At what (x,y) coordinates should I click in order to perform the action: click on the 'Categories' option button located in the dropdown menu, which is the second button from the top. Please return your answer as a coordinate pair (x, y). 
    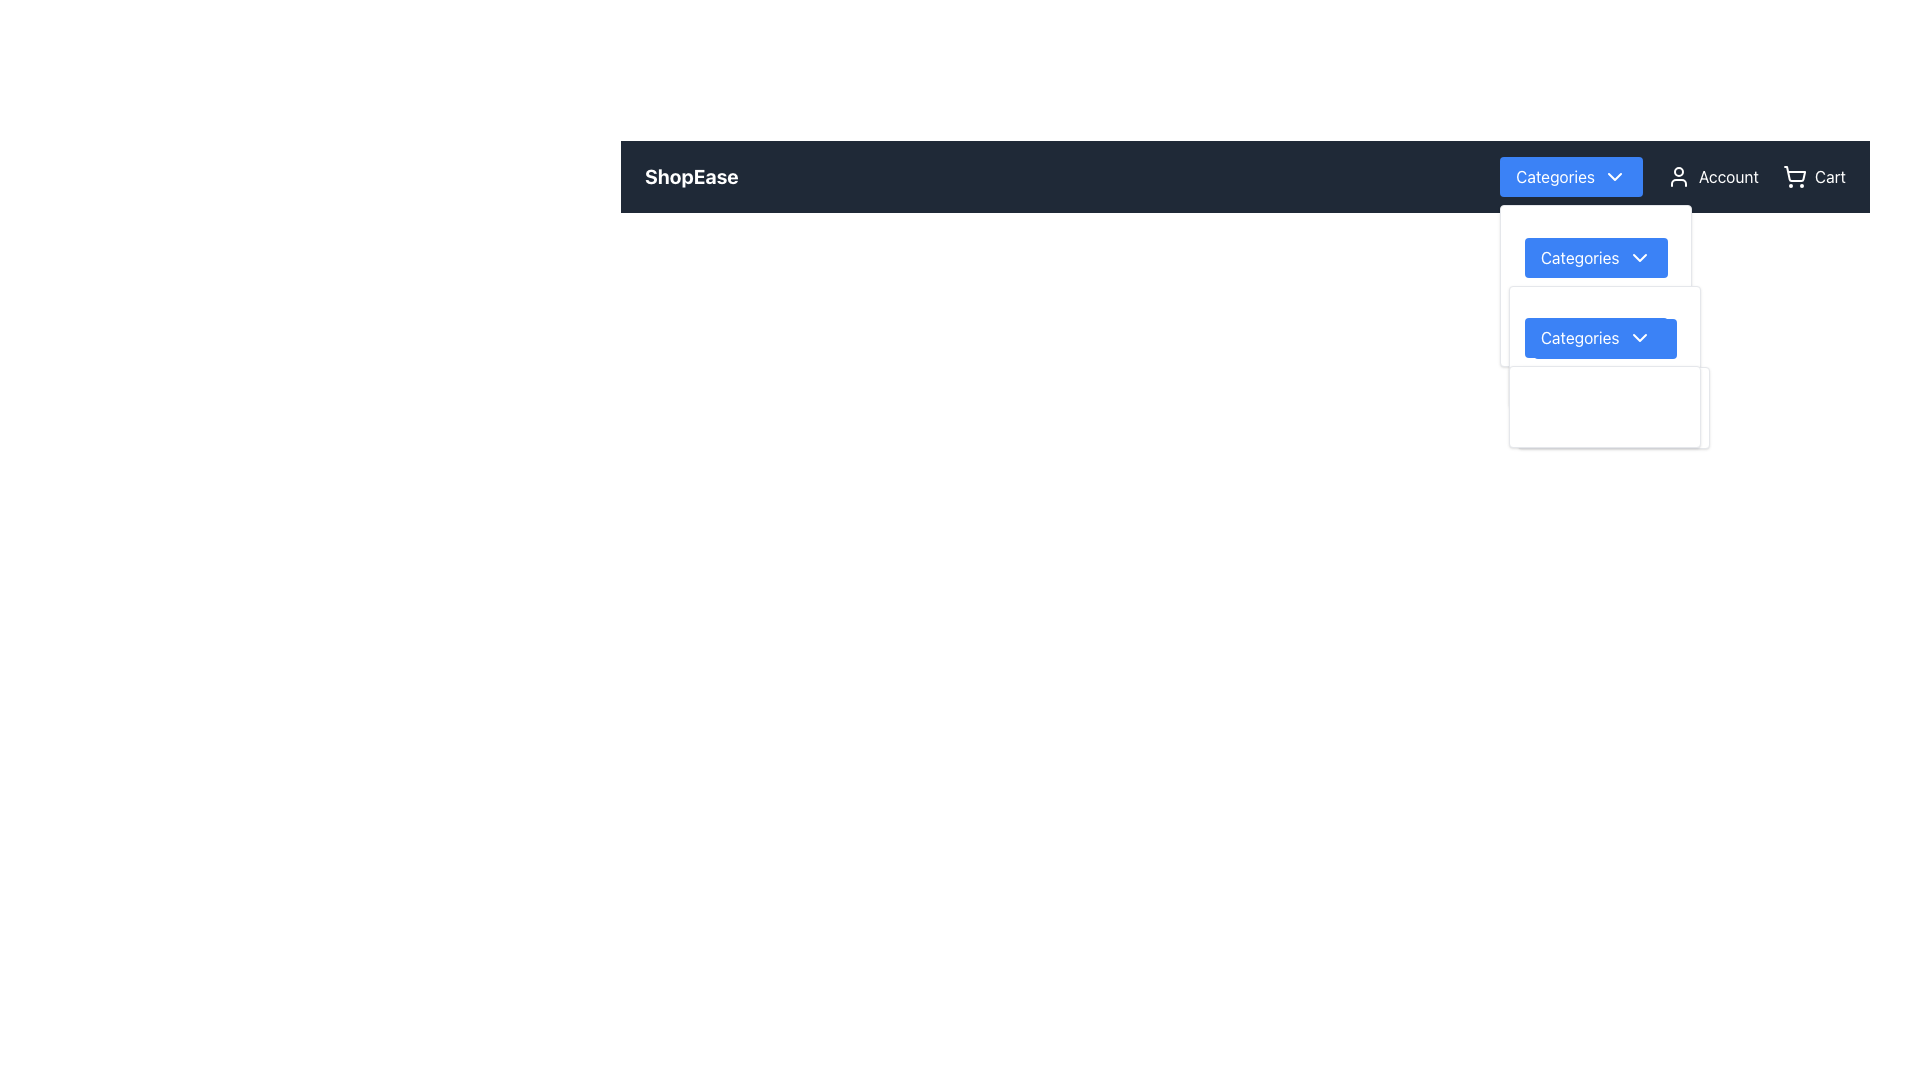
    Looking at the image, I should click on (1605, 326).